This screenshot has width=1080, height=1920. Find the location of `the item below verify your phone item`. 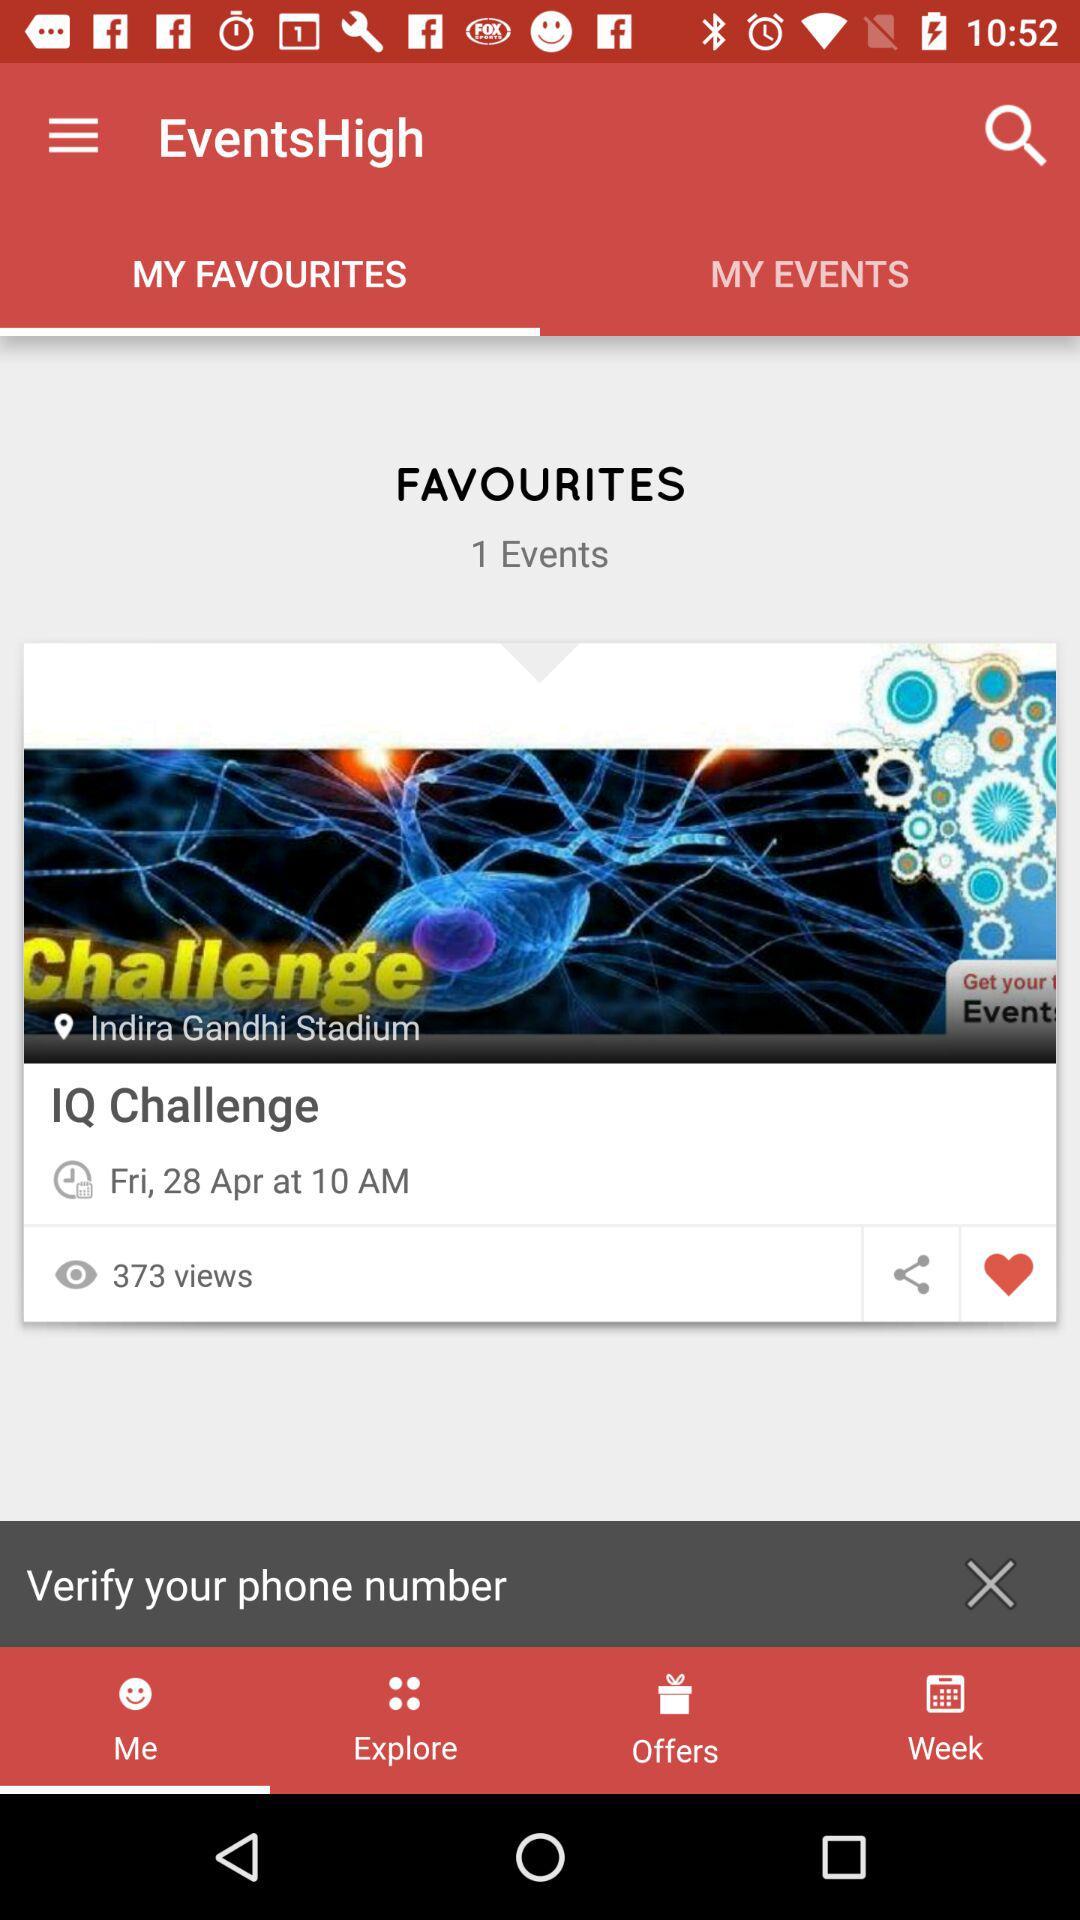

the item below verify your phone item is located at coordinates (405, 1719).